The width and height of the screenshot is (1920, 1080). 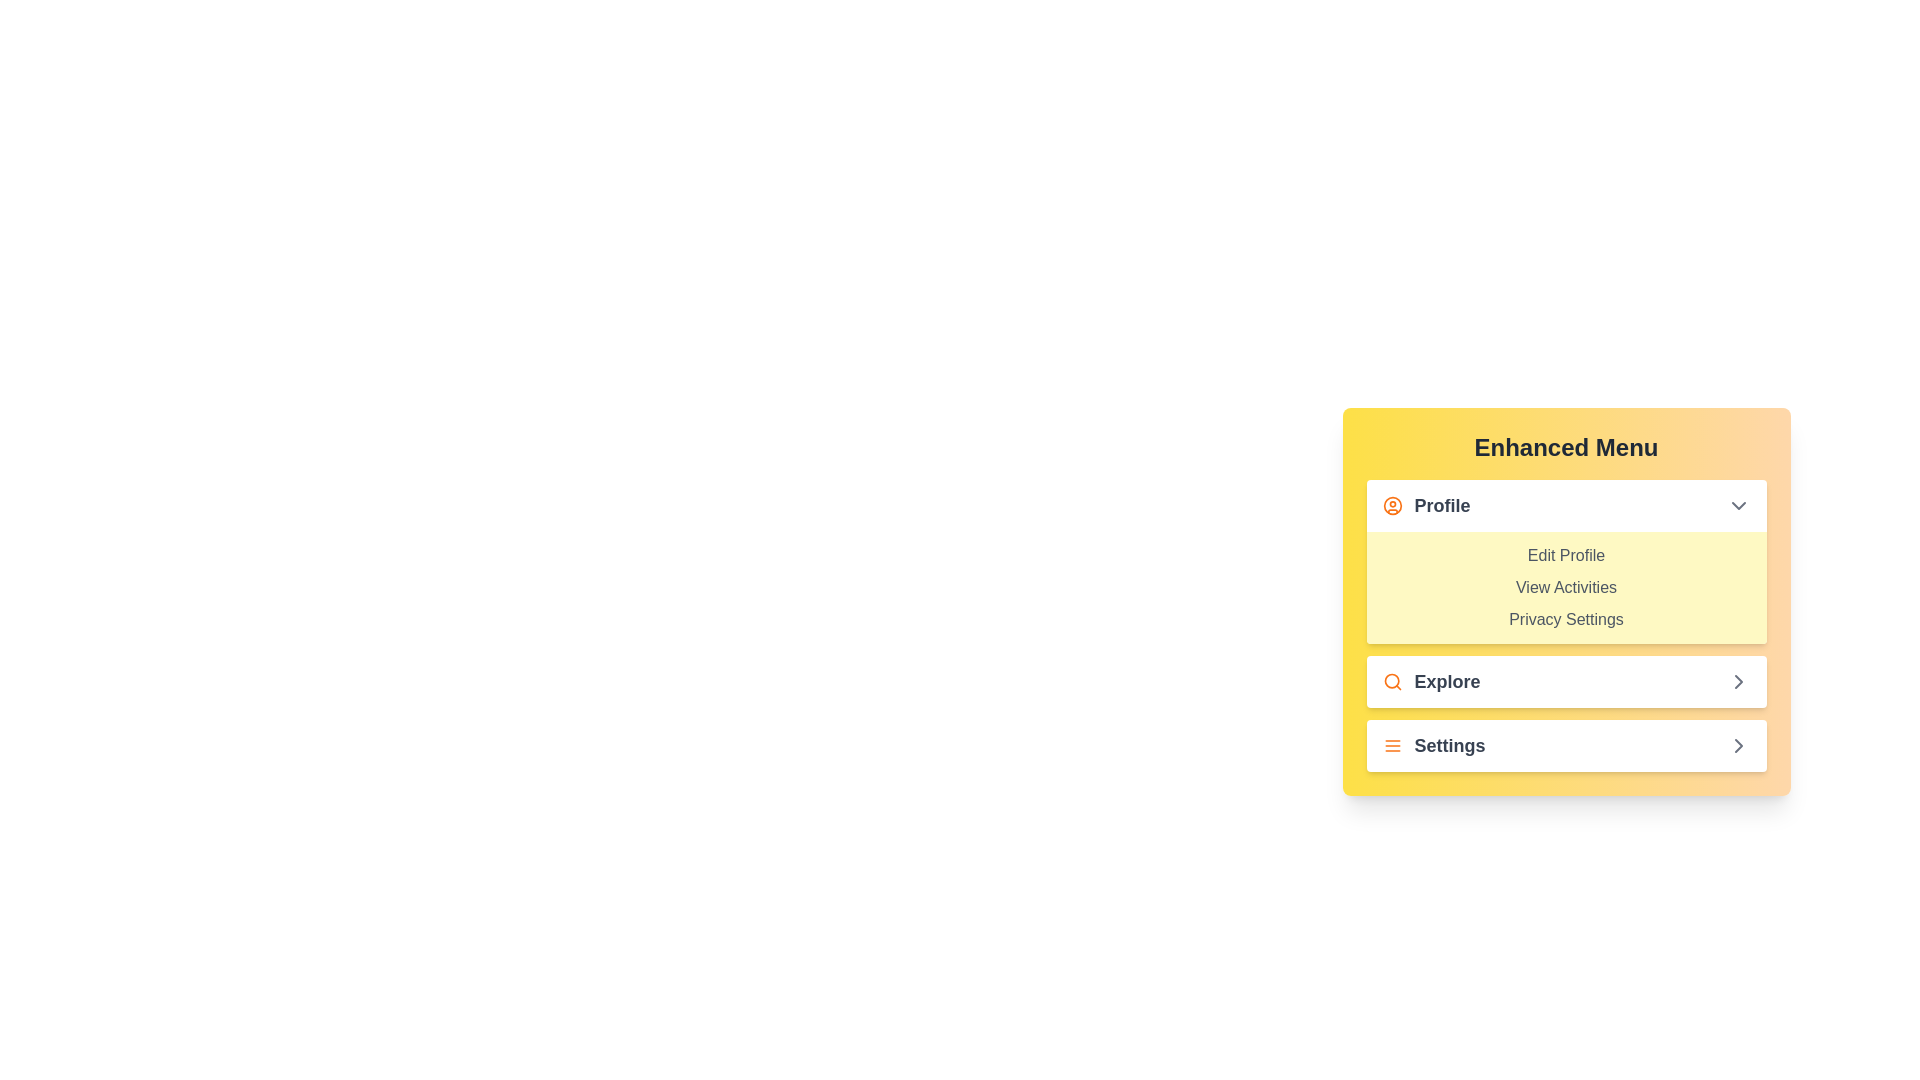 What do you see at coordinates (1565, 640) in the screenshot?
I see `to select an option from the dropdown menu options list under 'Profile' in the yellow 'Enhanced Menu' card, which includes 'Edit Profile', 'View Activities', and 'Privacy Settings'` at bounding box center [1565, 640].